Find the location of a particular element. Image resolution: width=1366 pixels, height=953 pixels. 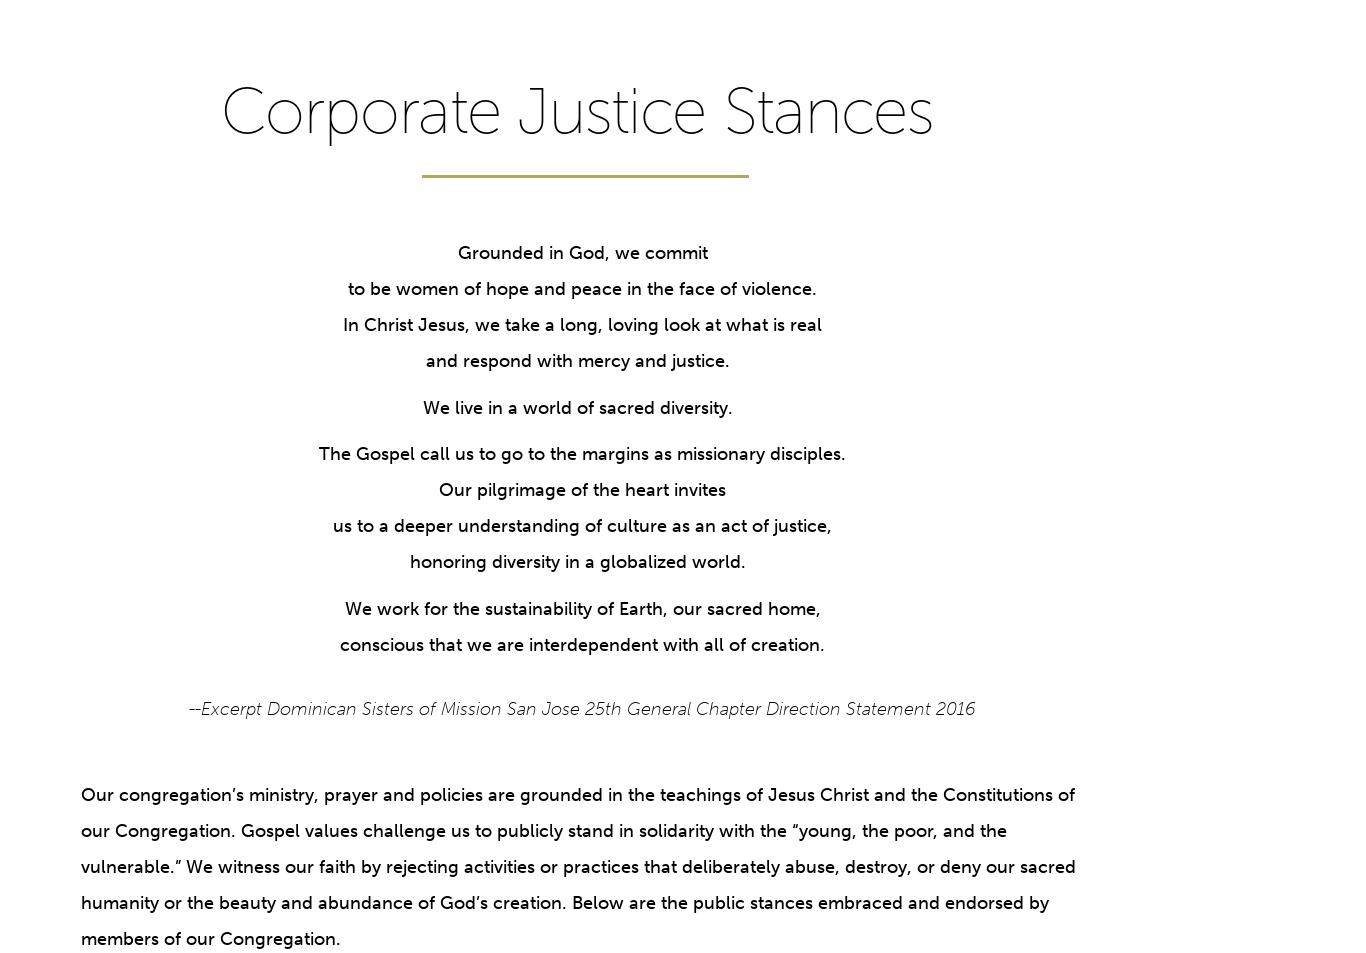

'We live in a world of sacred diversity.' is located at coordinates (581, 406).